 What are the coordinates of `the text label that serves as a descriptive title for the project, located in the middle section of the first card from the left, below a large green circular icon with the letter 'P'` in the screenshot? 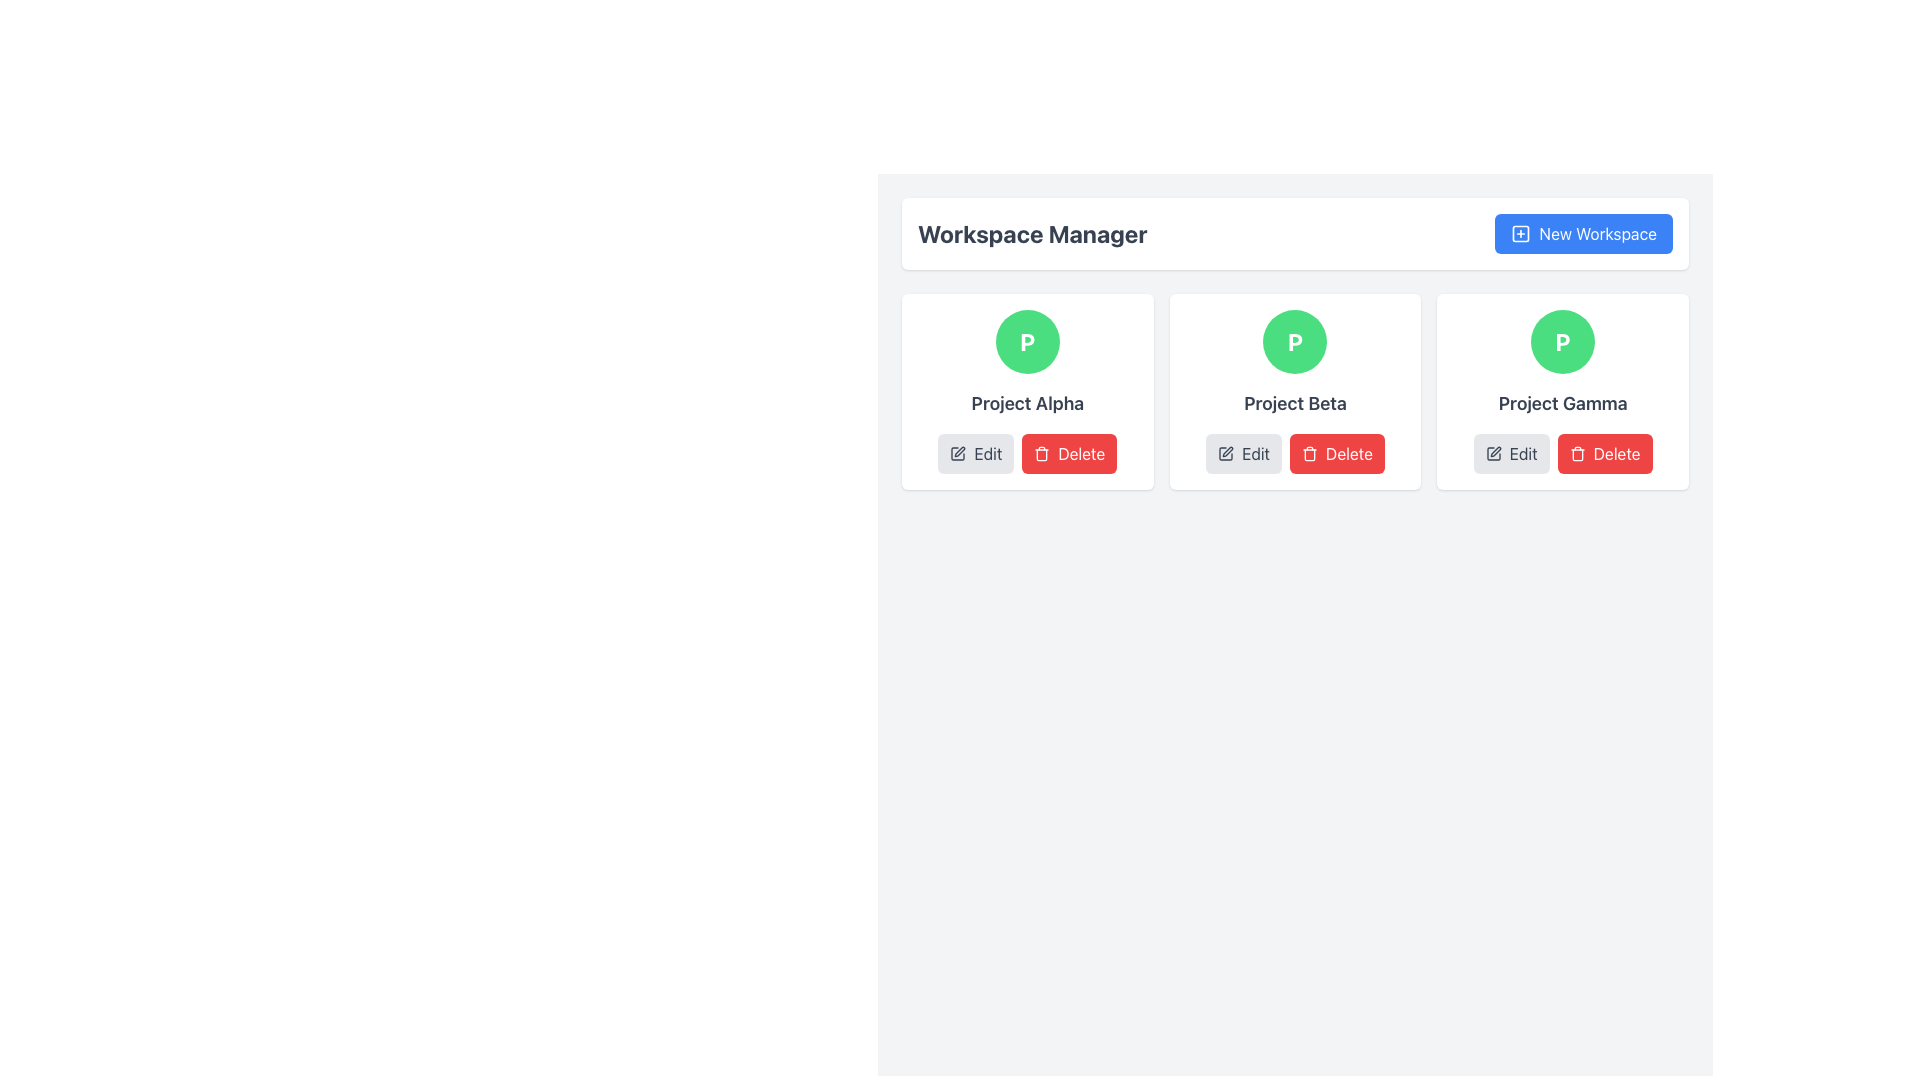 It's located at (1027, 404).